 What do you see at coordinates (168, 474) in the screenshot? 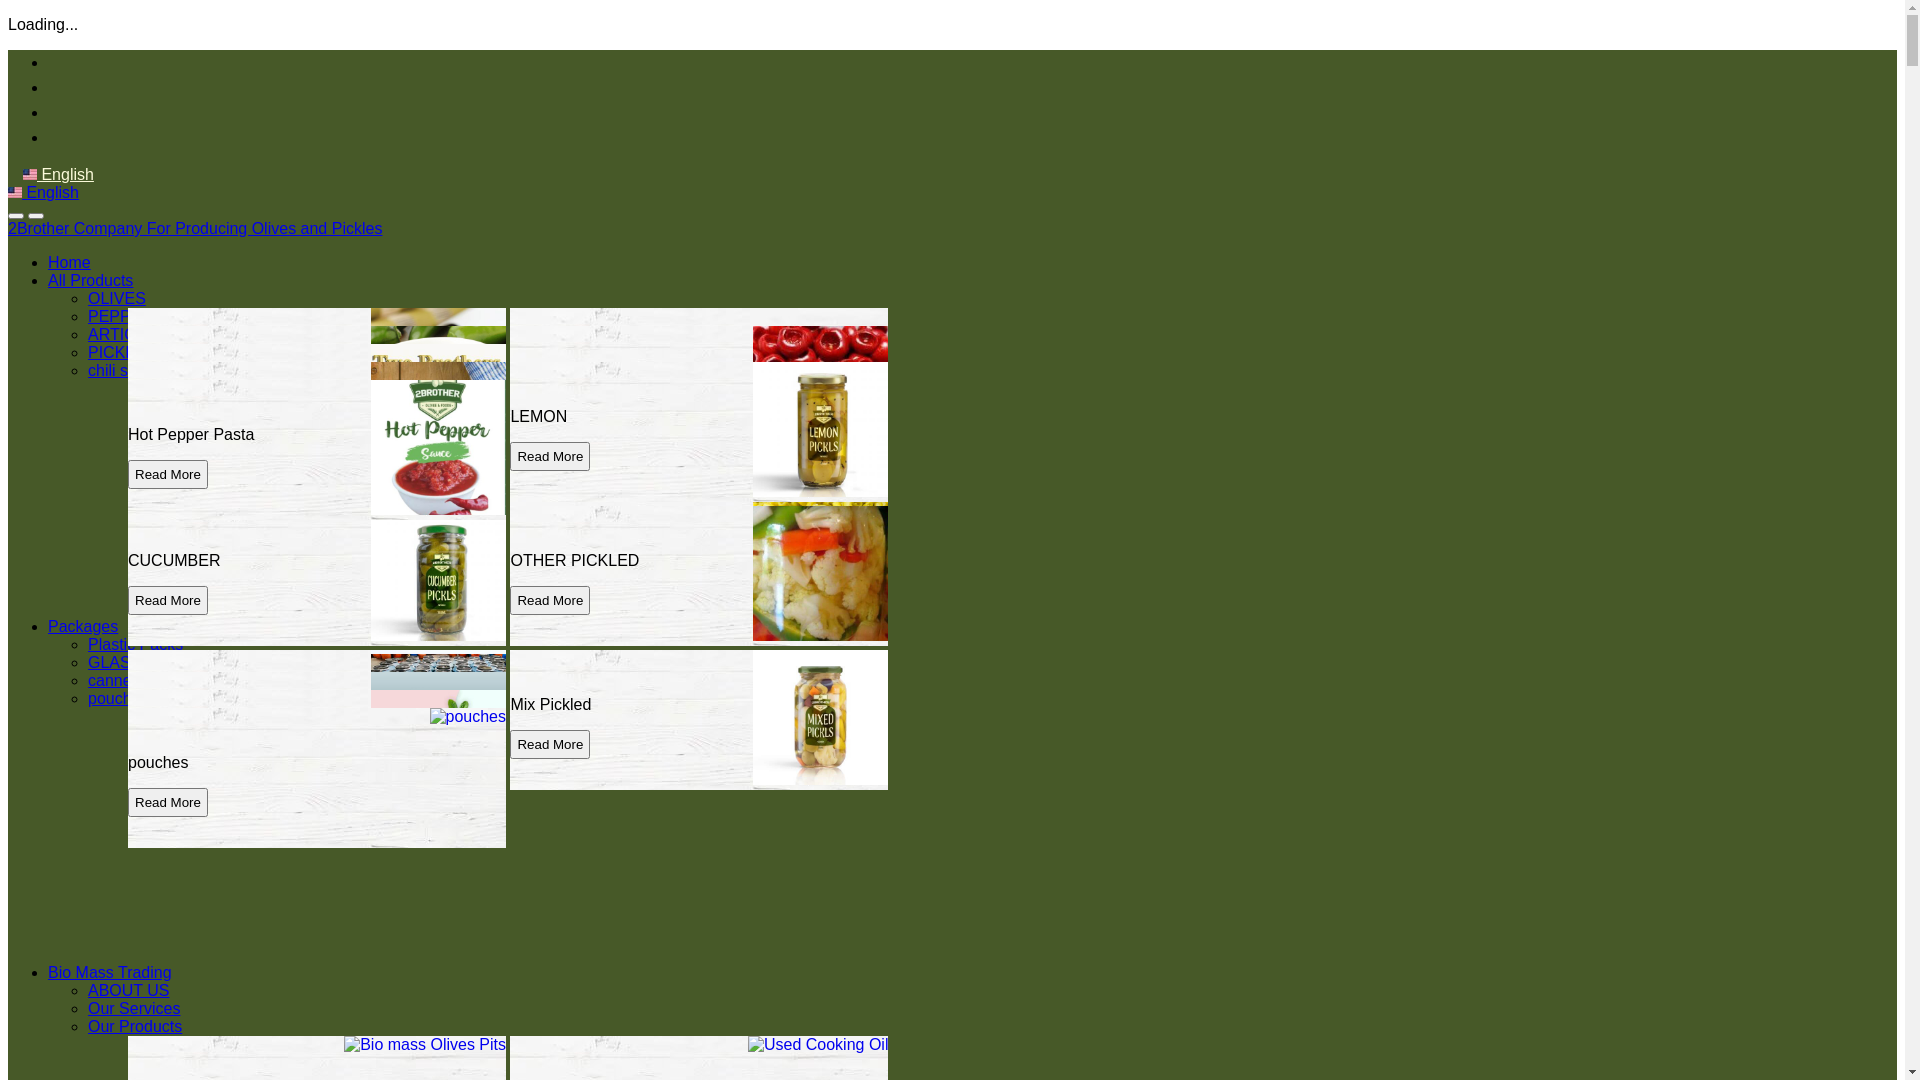
I see `'Read More'` at bounding box center [168, 474].